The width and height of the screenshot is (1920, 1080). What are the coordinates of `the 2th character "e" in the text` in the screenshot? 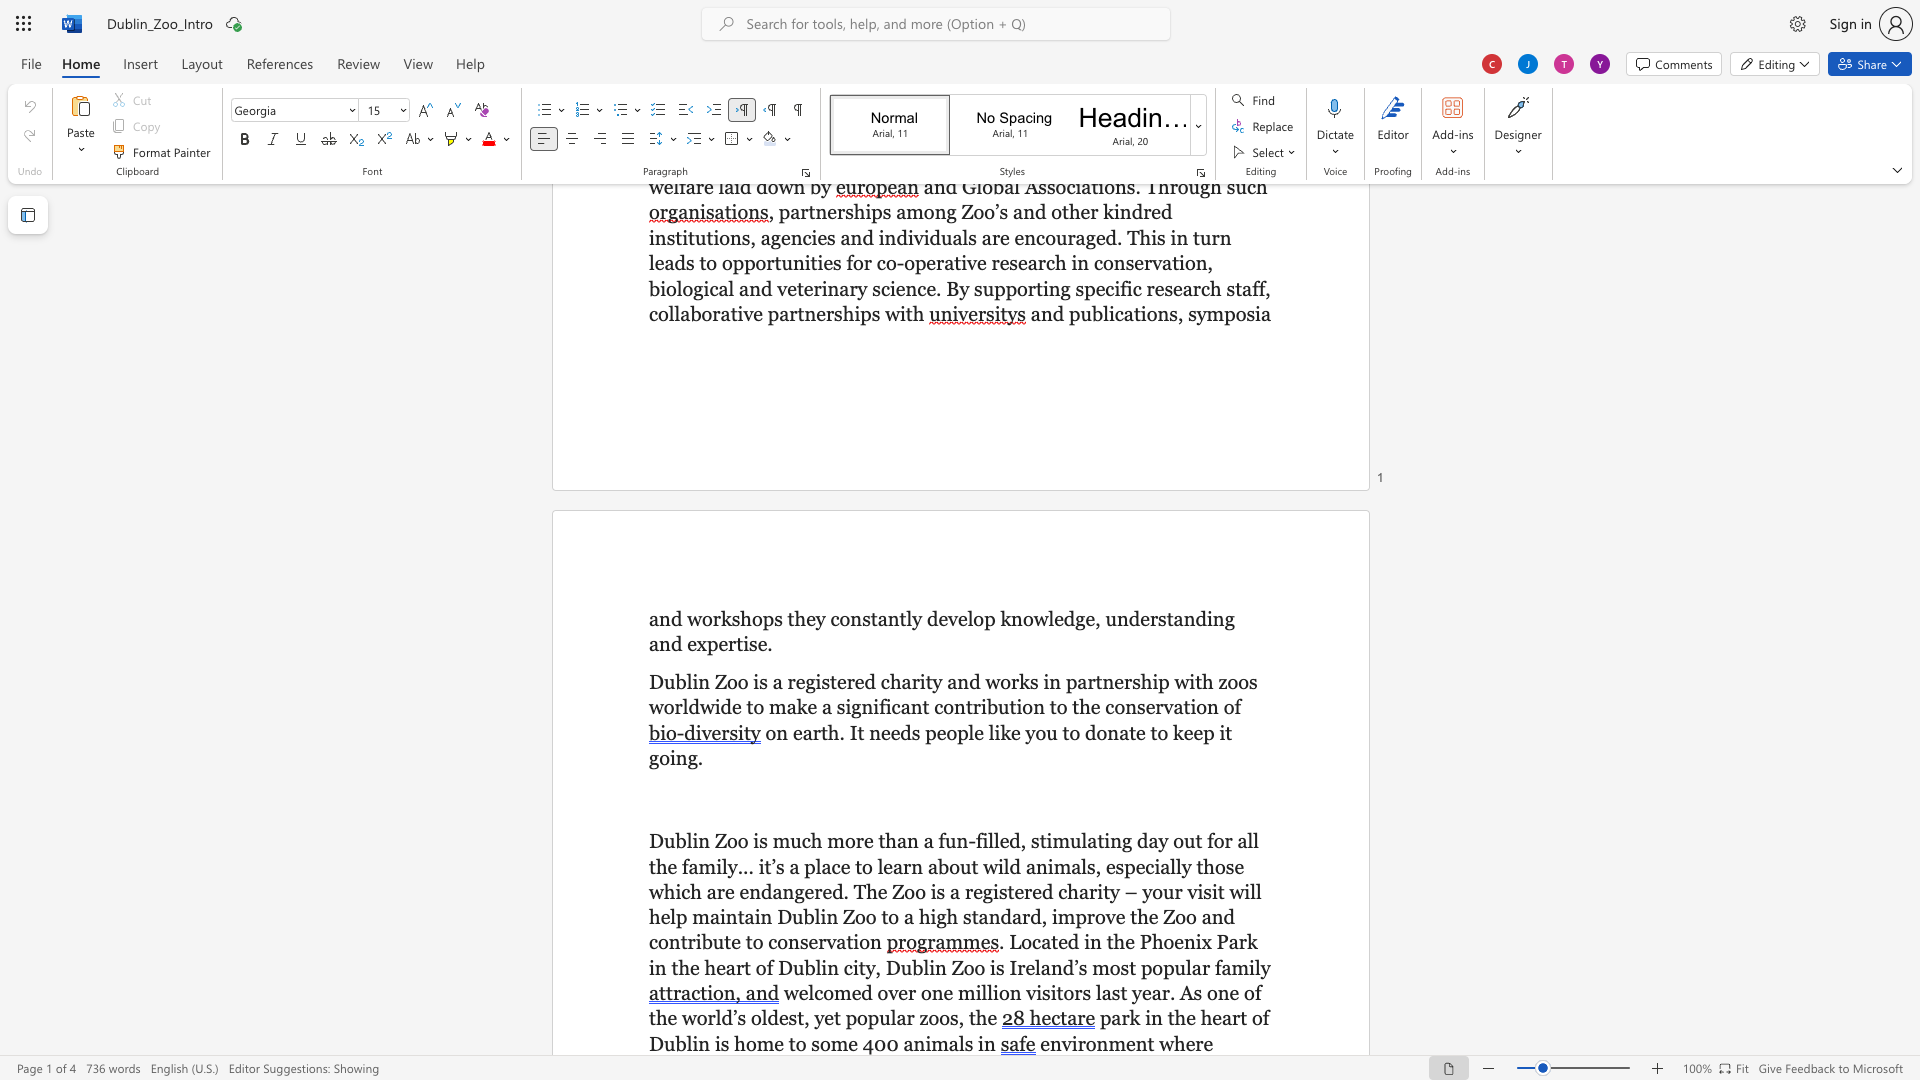 It's located at (884, 732).